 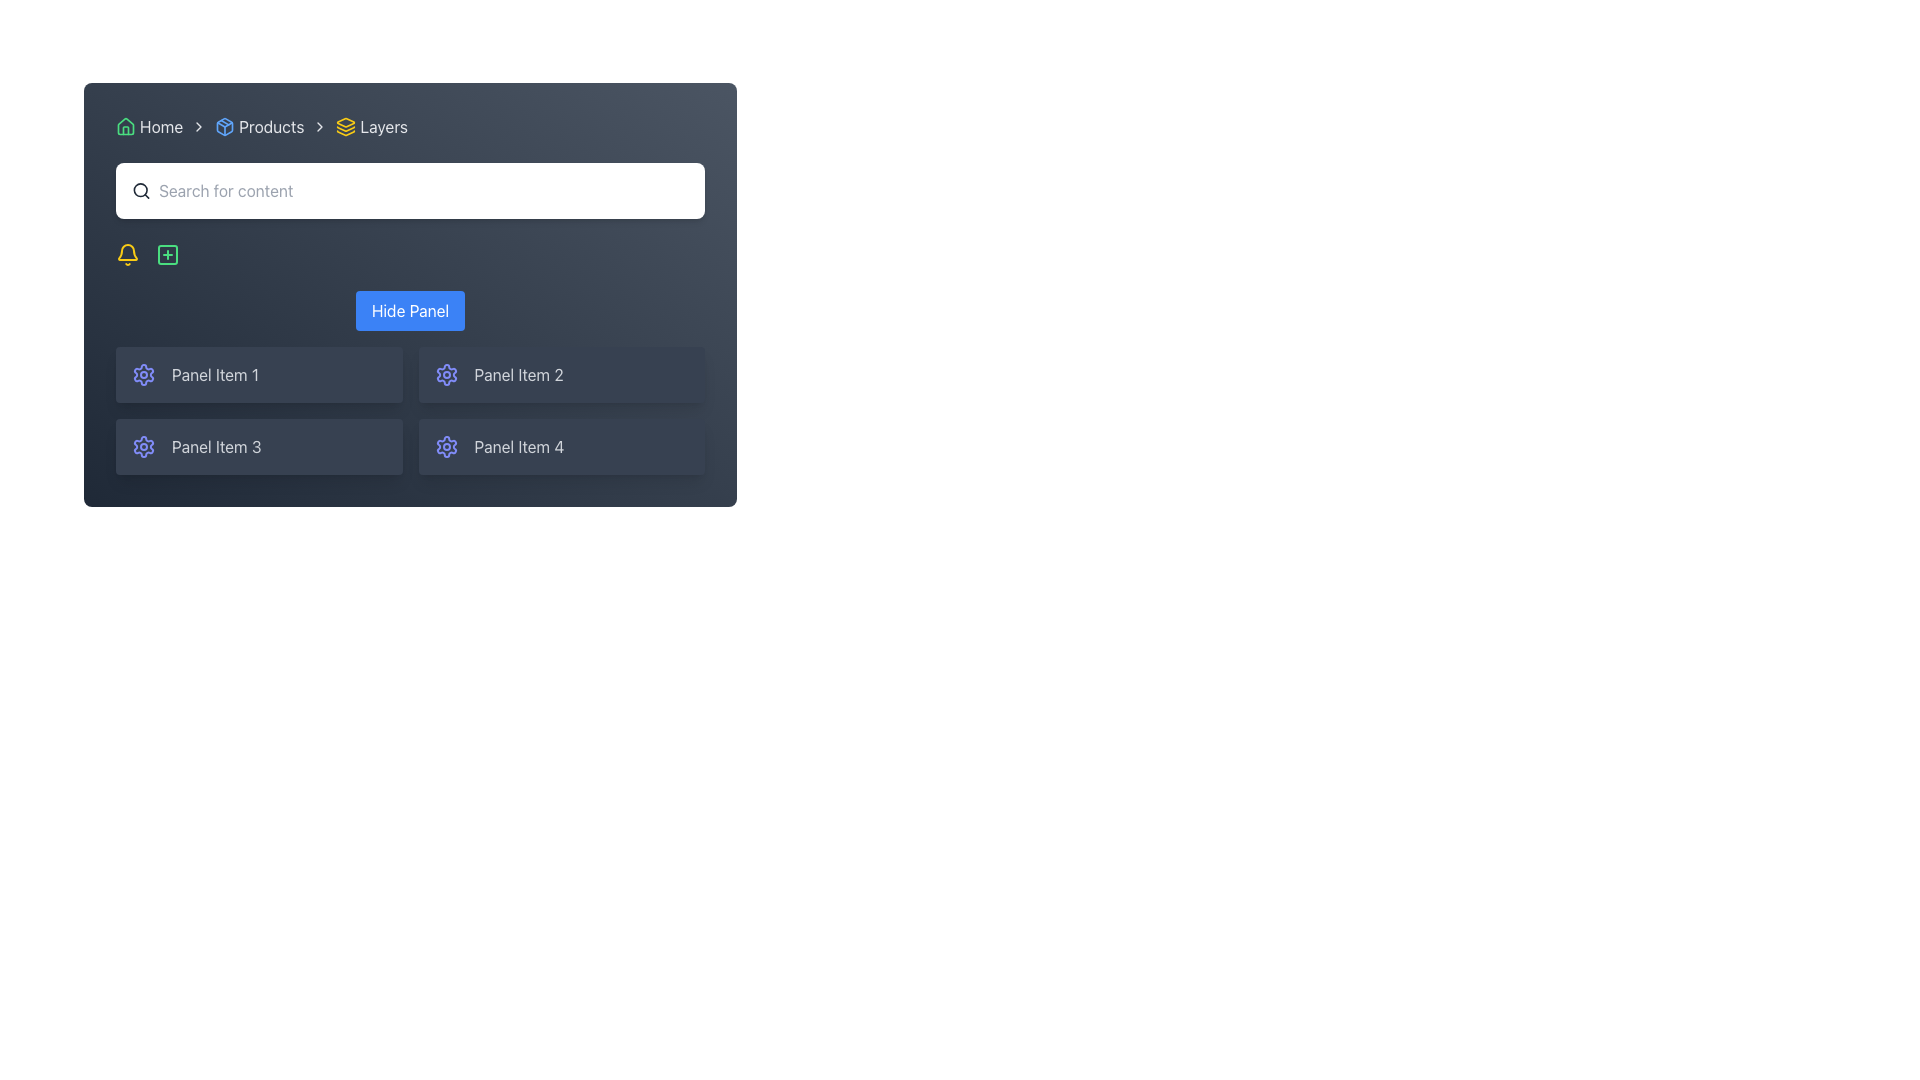 What do you see at coordinates (445, 446) in the screenshot?
I see `the gear icon in the fourth panel of the 2x2 grid layout` at bounding box center [445, 446].